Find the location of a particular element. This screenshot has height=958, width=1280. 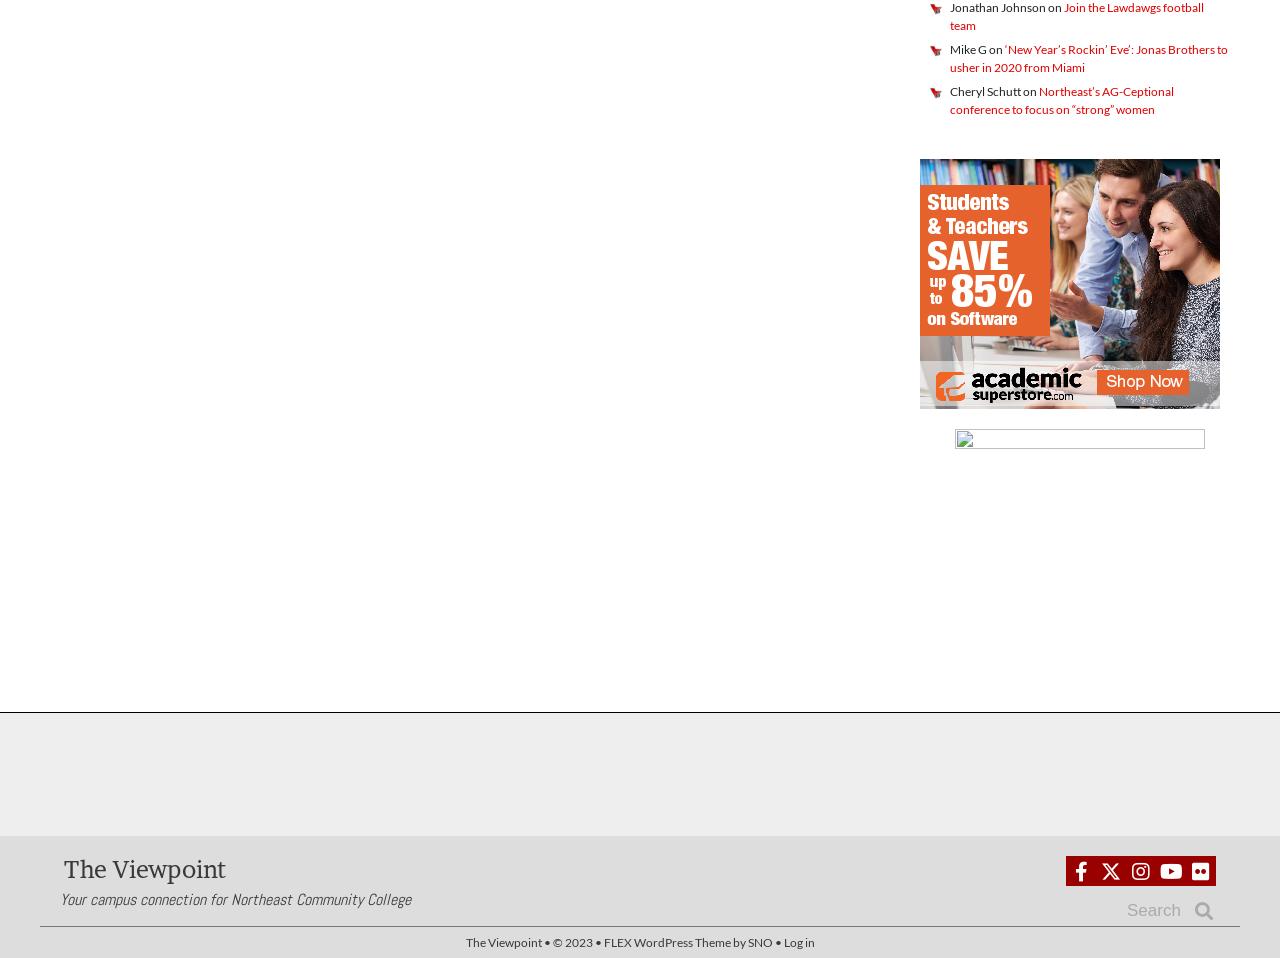

'by' is located at coordinates (737, 942).